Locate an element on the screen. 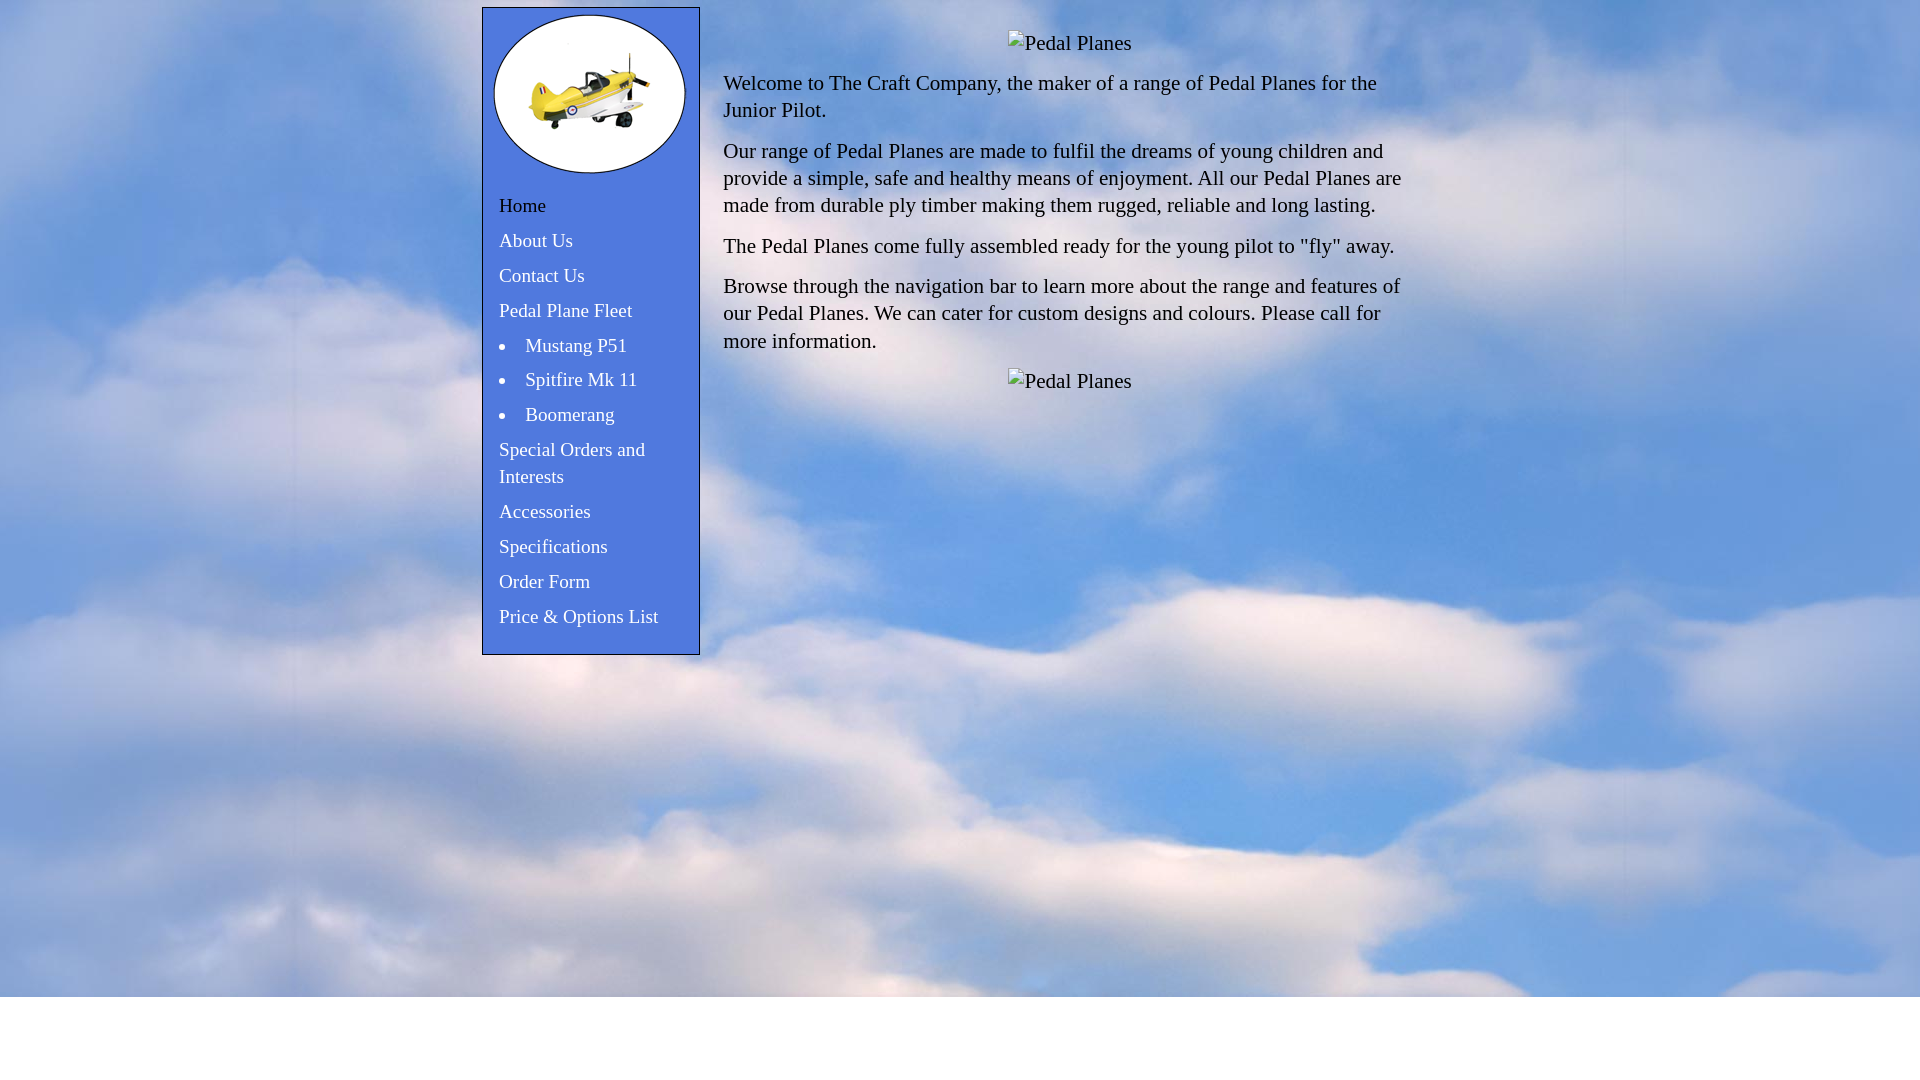 This screenshot has height=1080, width=1920. 'Special Orders and Interests' is located at coordinates (570, 462).